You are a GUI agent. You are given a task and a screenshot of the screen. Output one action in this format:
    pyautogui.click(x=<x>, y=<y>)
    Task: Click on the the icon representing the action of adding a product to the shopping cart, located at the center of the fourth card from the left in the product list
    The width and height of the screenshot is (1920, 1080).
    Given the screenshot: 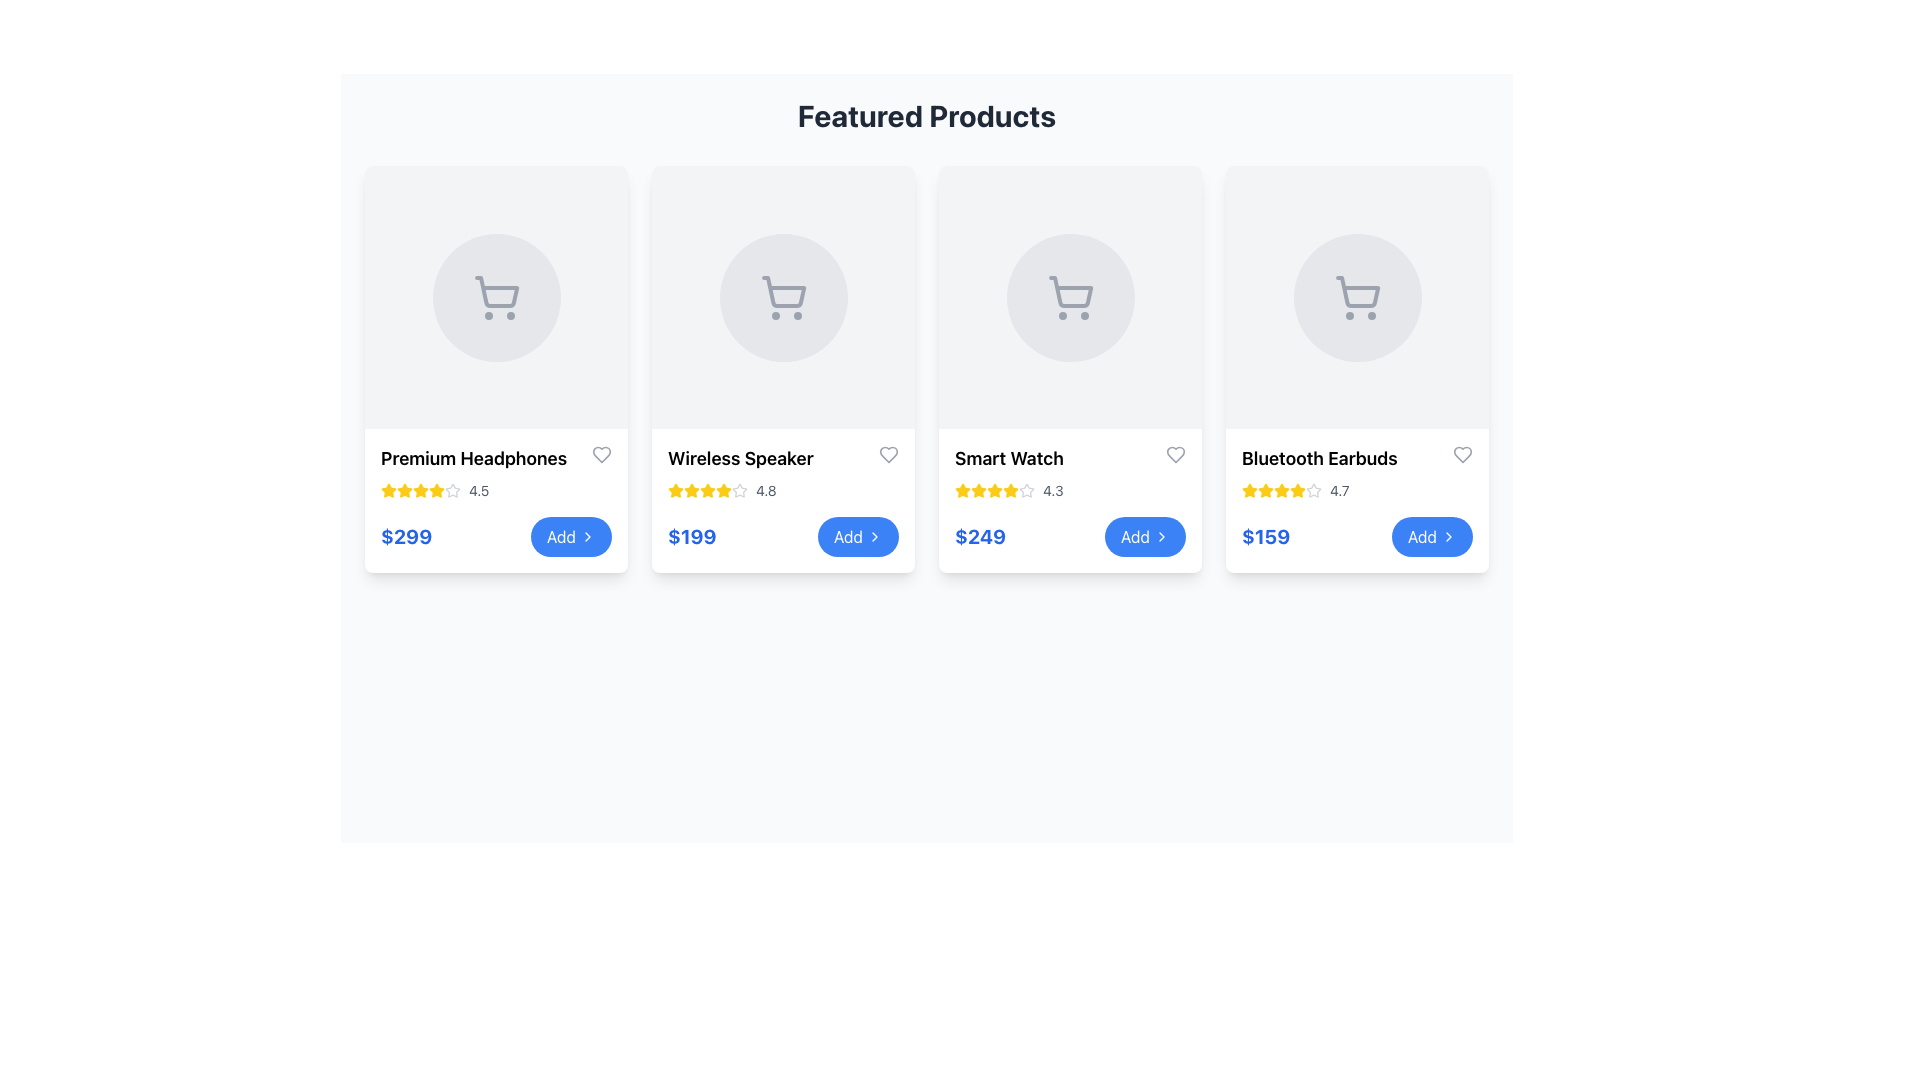 What is the action you would take?
    pyautogui.click(x=1357, y=297)
    